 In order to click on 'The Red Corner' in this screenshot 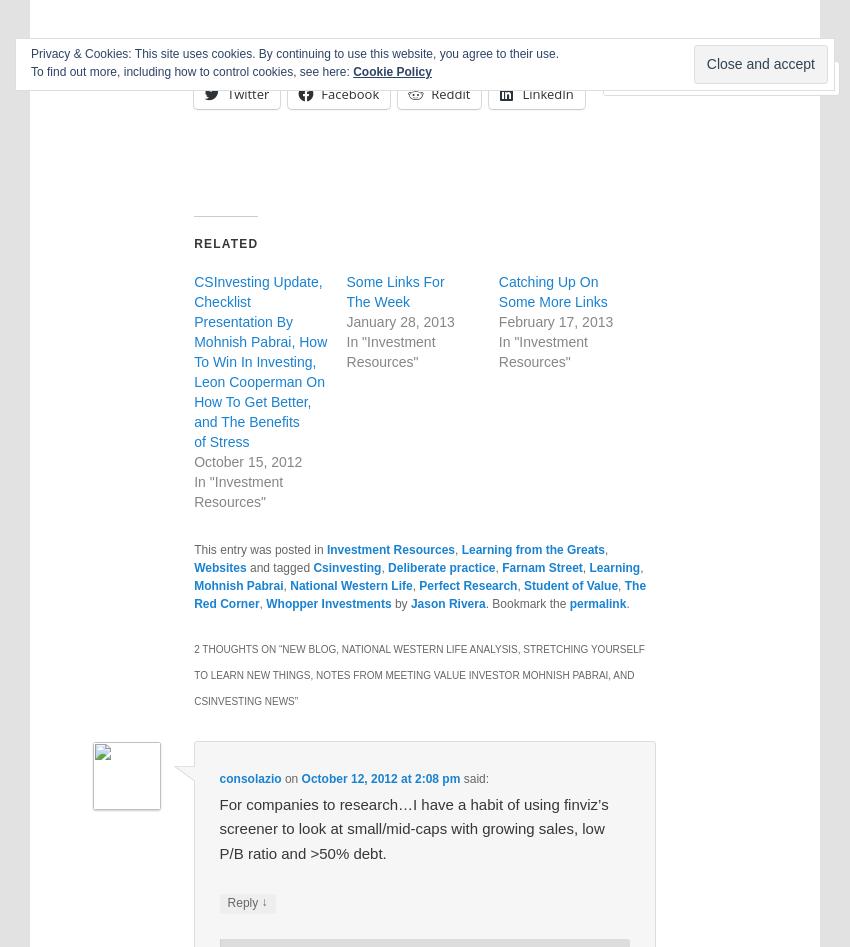, I will do `click(419, 593)`.